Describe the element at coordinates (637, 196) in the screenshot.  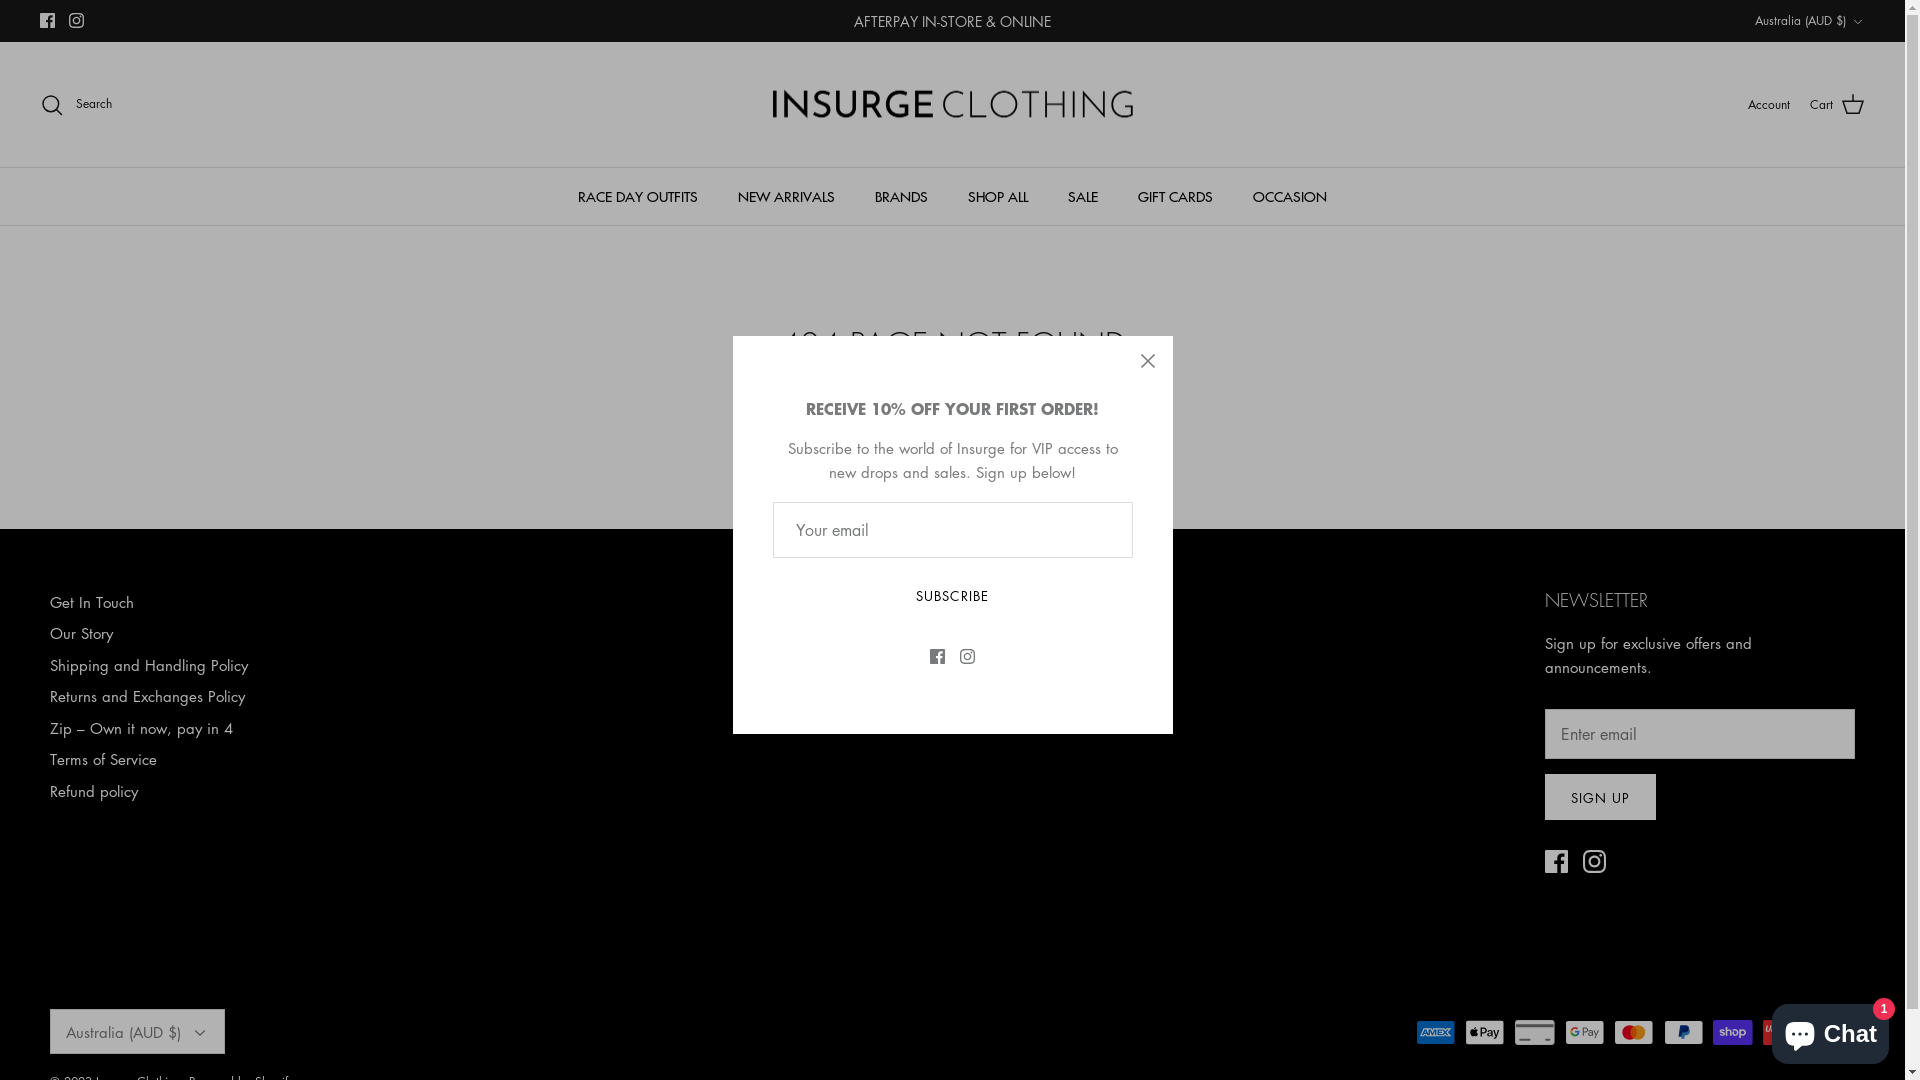
I see `'RACE DAY OUTFITS'` at that location.